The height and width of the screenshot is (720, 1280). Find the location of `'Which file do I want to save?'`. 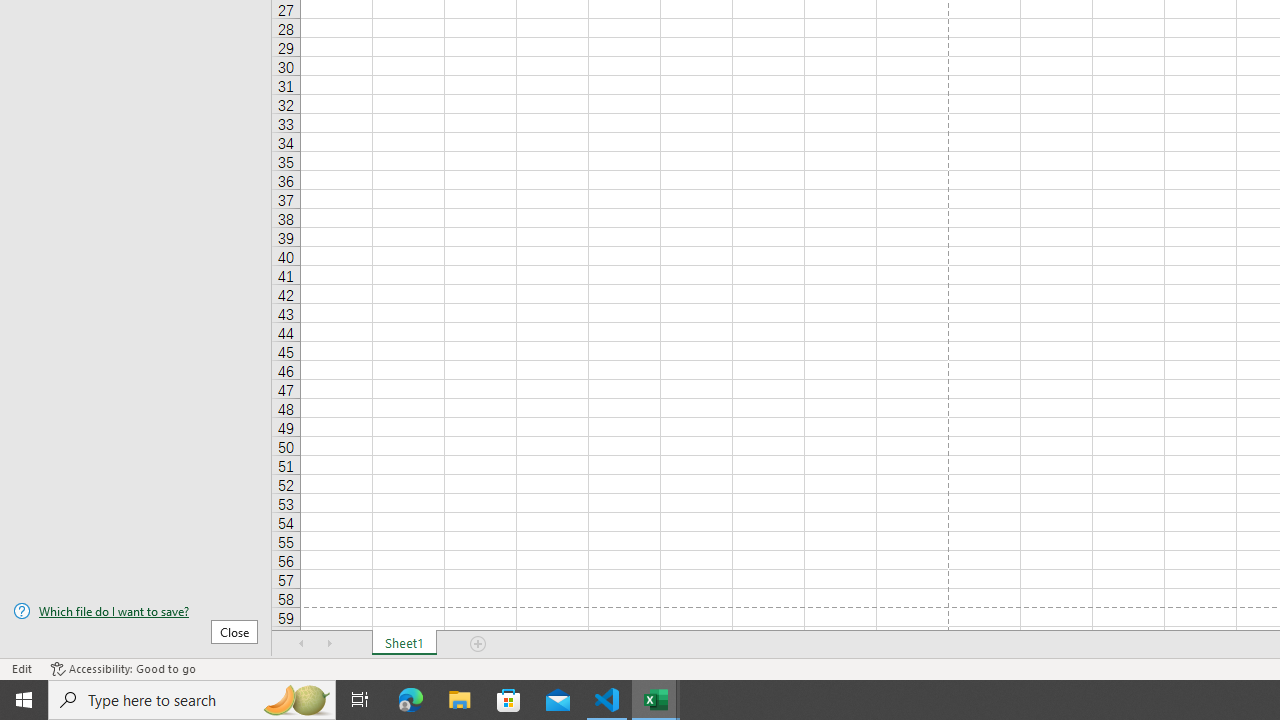

'Which file do I want to save?' is located at coordinates (135, 610).